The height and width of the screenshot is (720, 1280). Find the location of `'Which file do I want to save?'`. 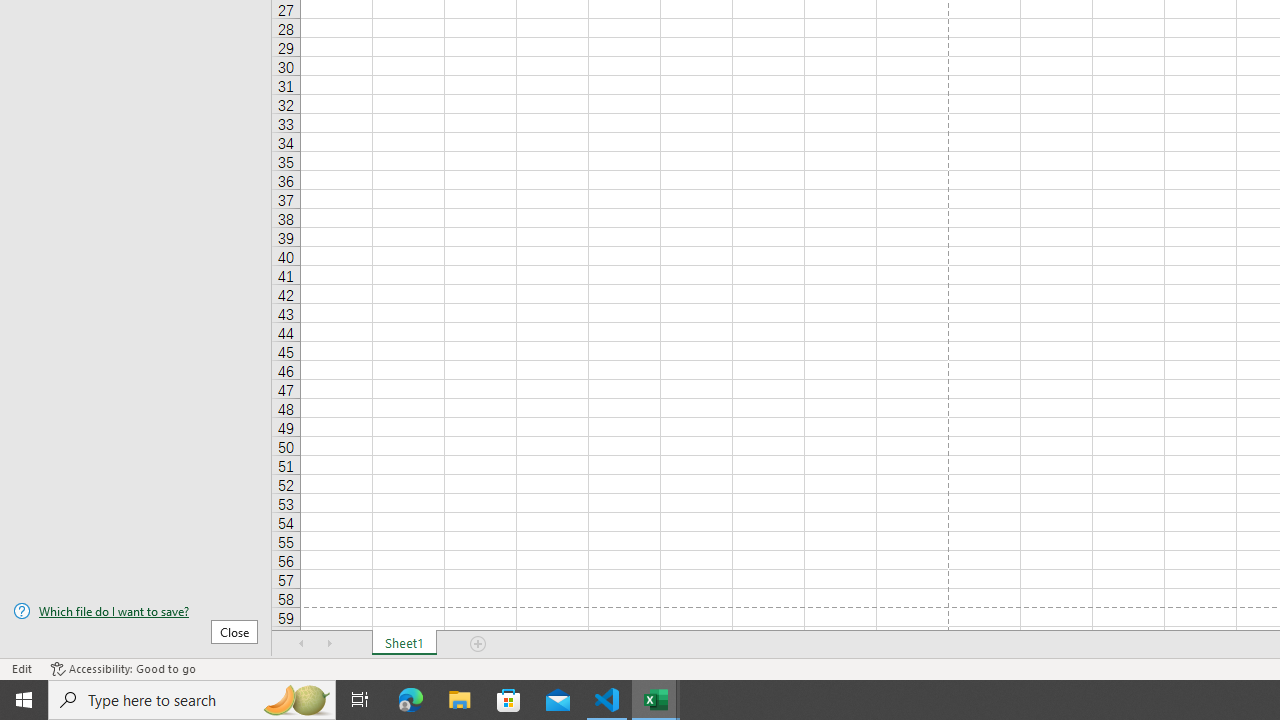

'Which file do I want to save?' is located at coordinates (135, 610).